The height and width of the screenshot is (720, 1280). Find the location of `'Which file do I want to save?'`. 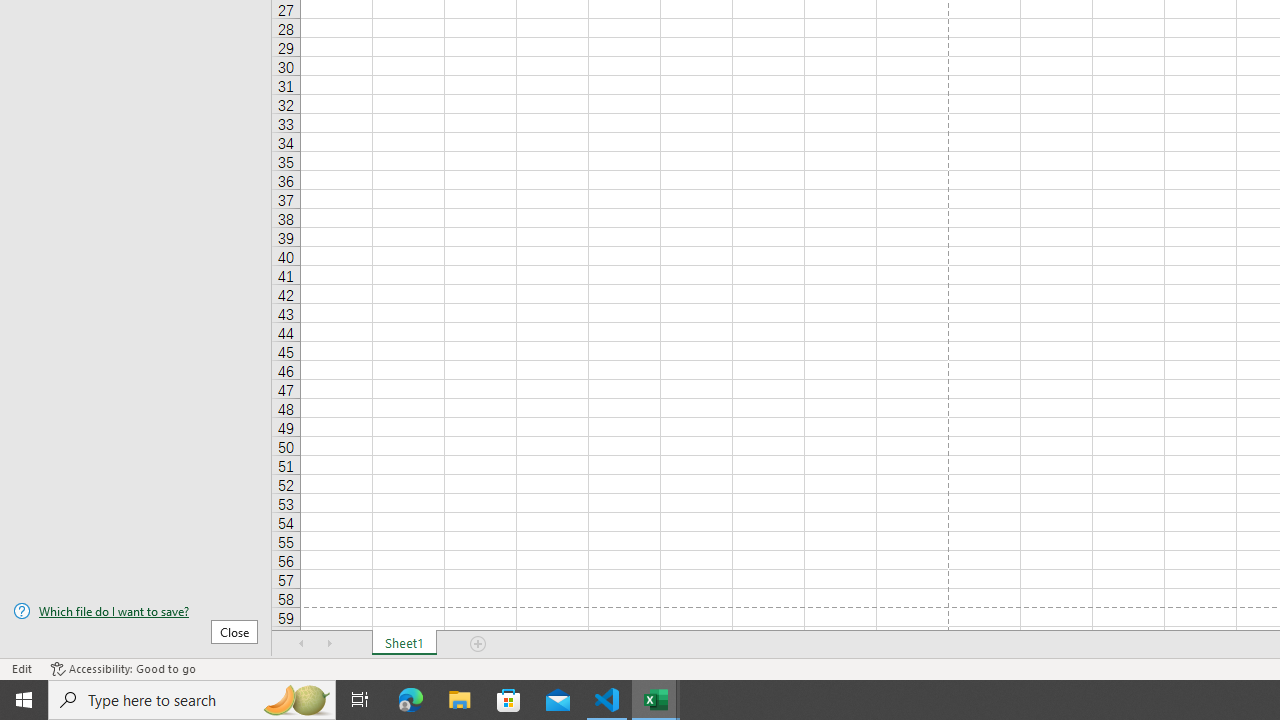

'Which file do I want to save?' is located at coordinates (135, 610).